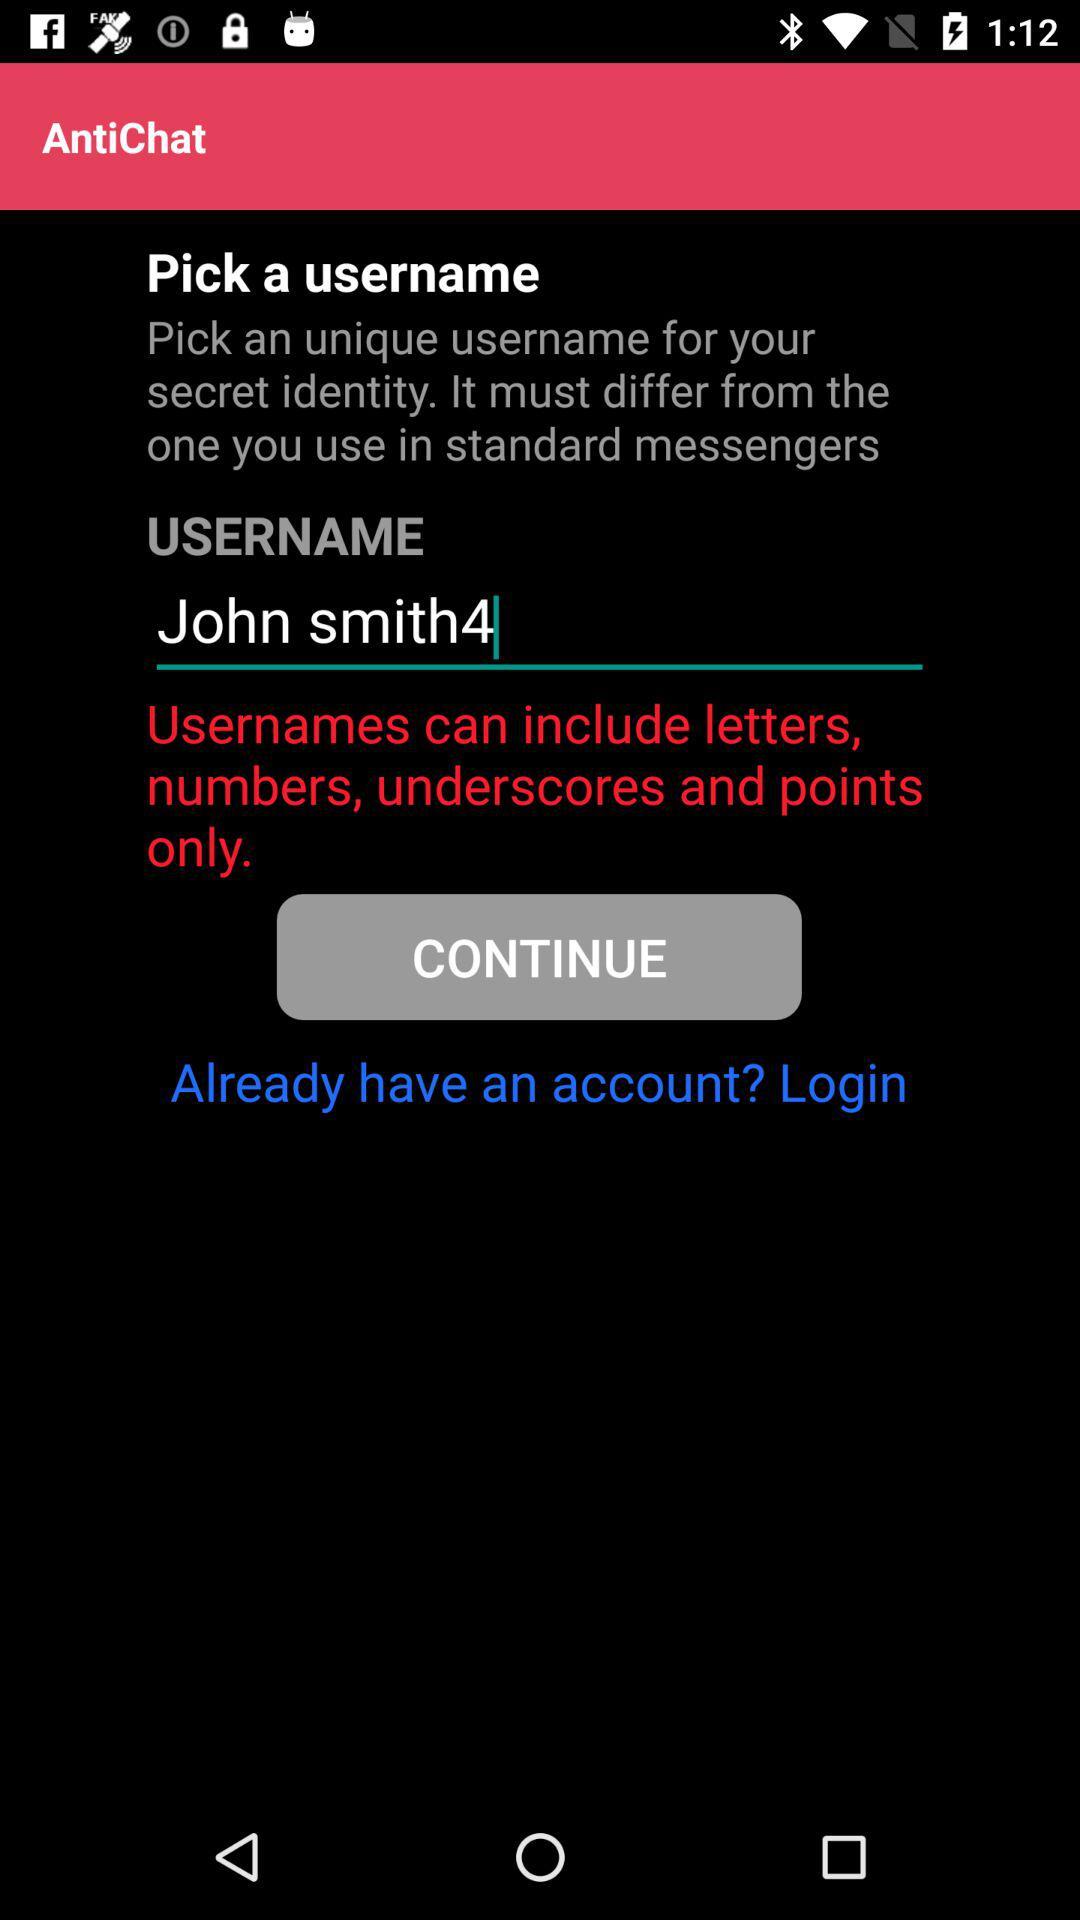 This screenshot has height=1920, width=1080. I want to click on item below username, so click(538, 627).